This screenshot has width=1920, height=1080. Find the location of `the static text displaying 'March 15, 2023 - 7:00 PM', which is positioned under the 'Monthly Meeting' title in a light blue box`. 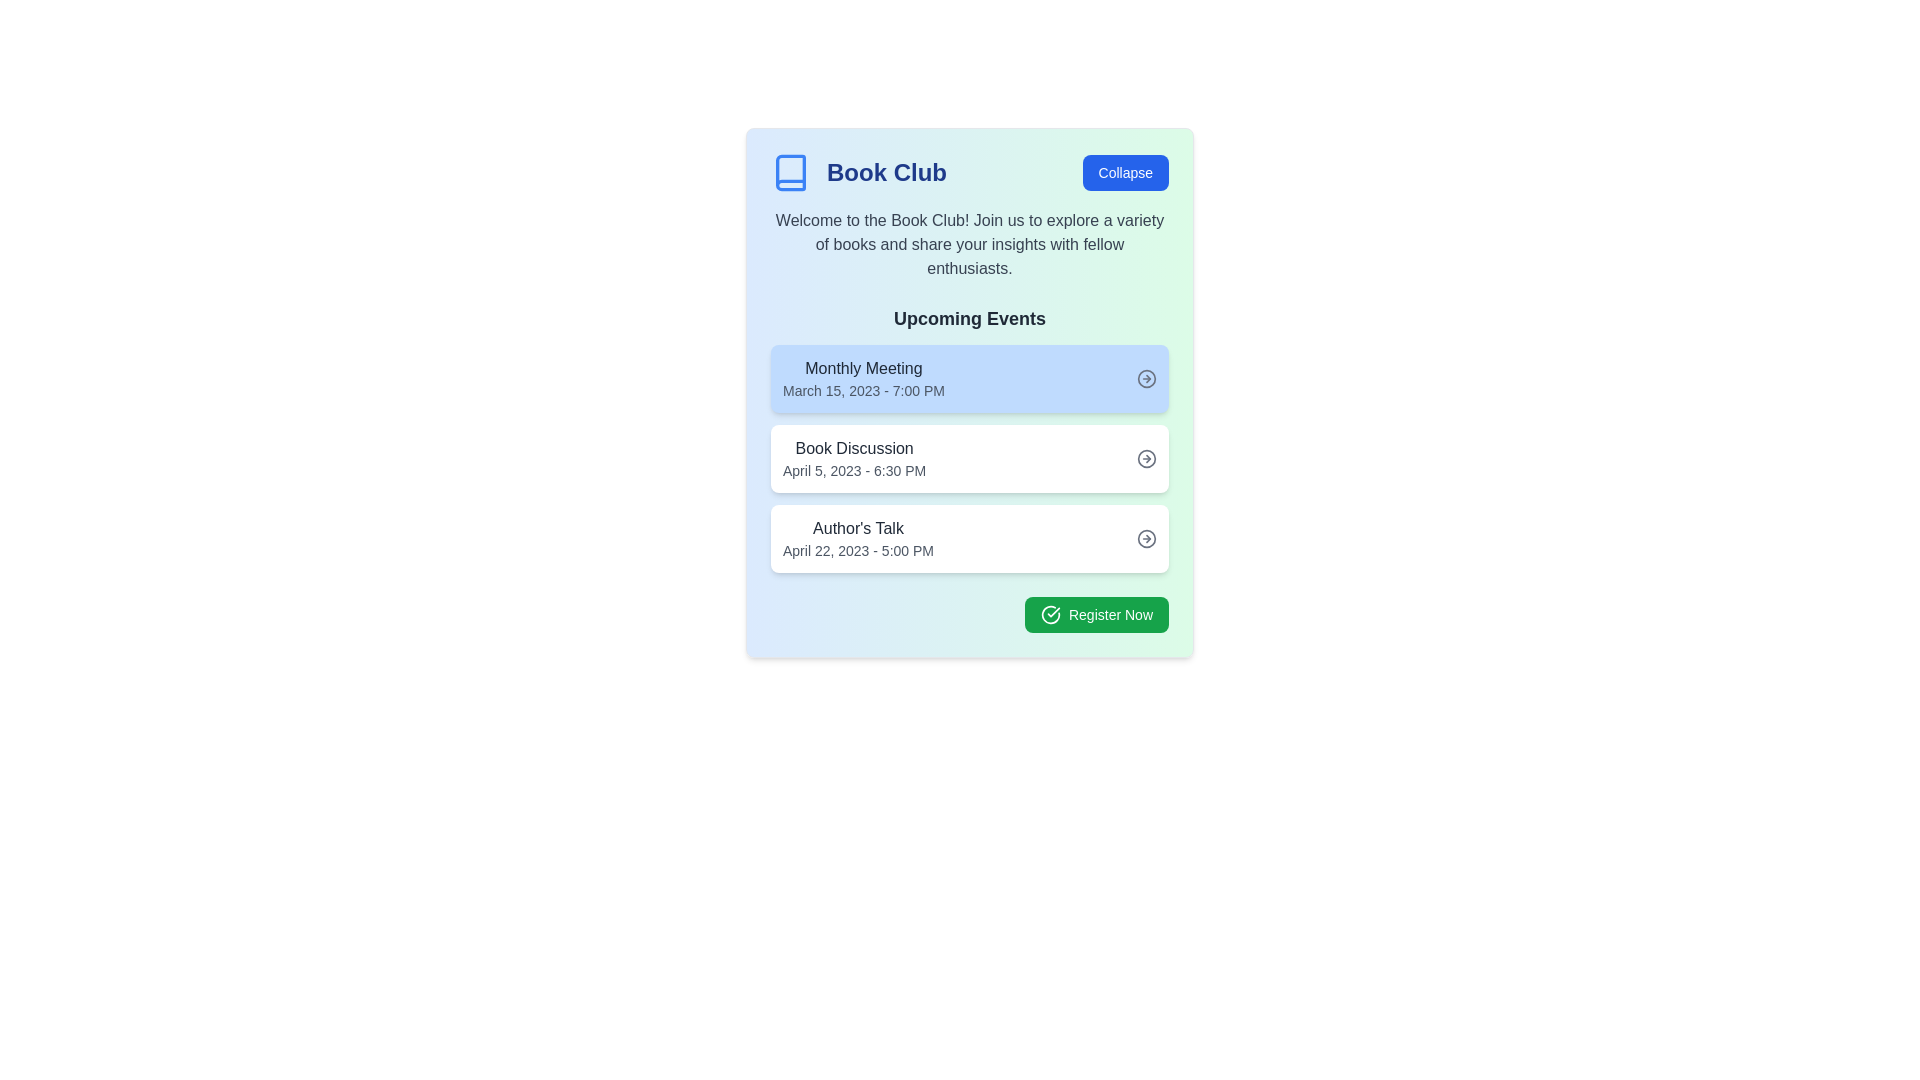

the static text displaying 'March 15, 2023 - 7:00 PM', which is positioned under the 'Monthly Meeting' title in a light blue box is located at coordinates (864, 390).